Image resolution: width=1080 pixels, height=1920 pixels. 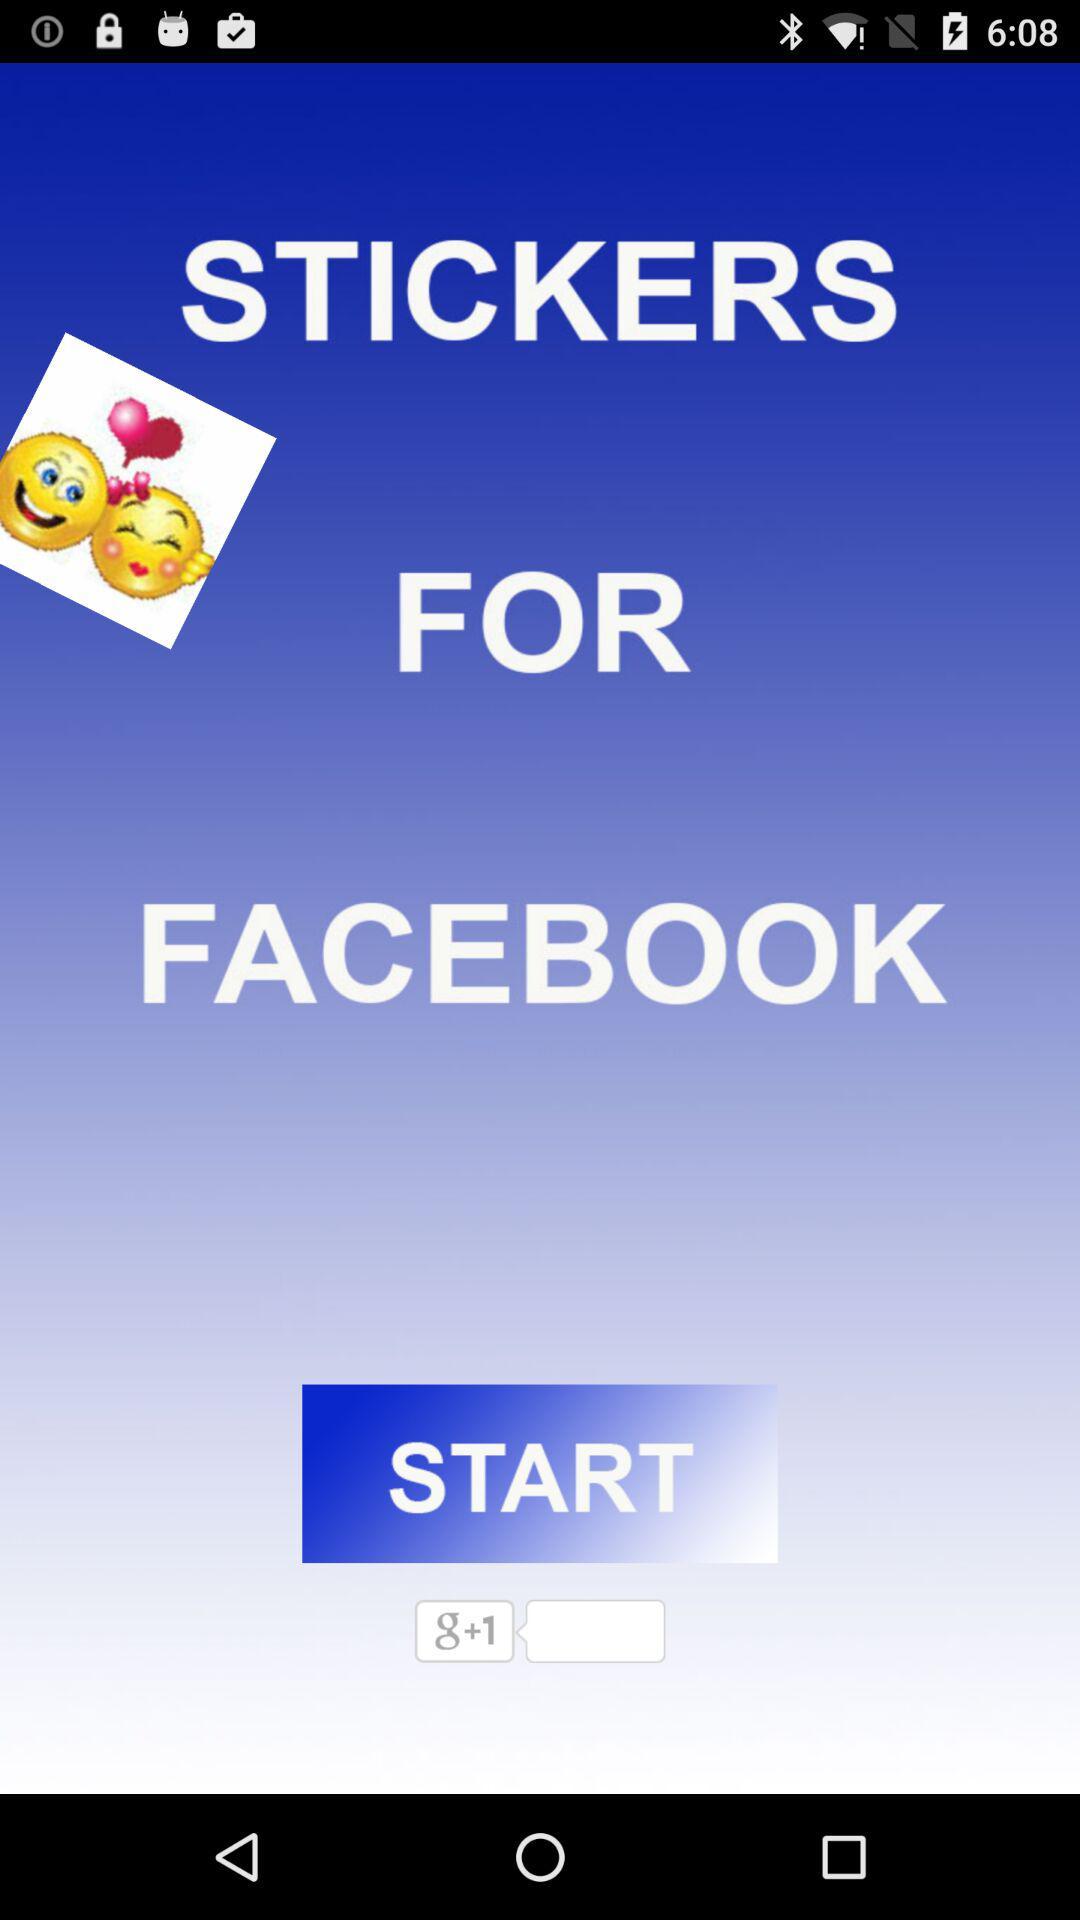 I want to click on start button, so click(x=540, y=1473).